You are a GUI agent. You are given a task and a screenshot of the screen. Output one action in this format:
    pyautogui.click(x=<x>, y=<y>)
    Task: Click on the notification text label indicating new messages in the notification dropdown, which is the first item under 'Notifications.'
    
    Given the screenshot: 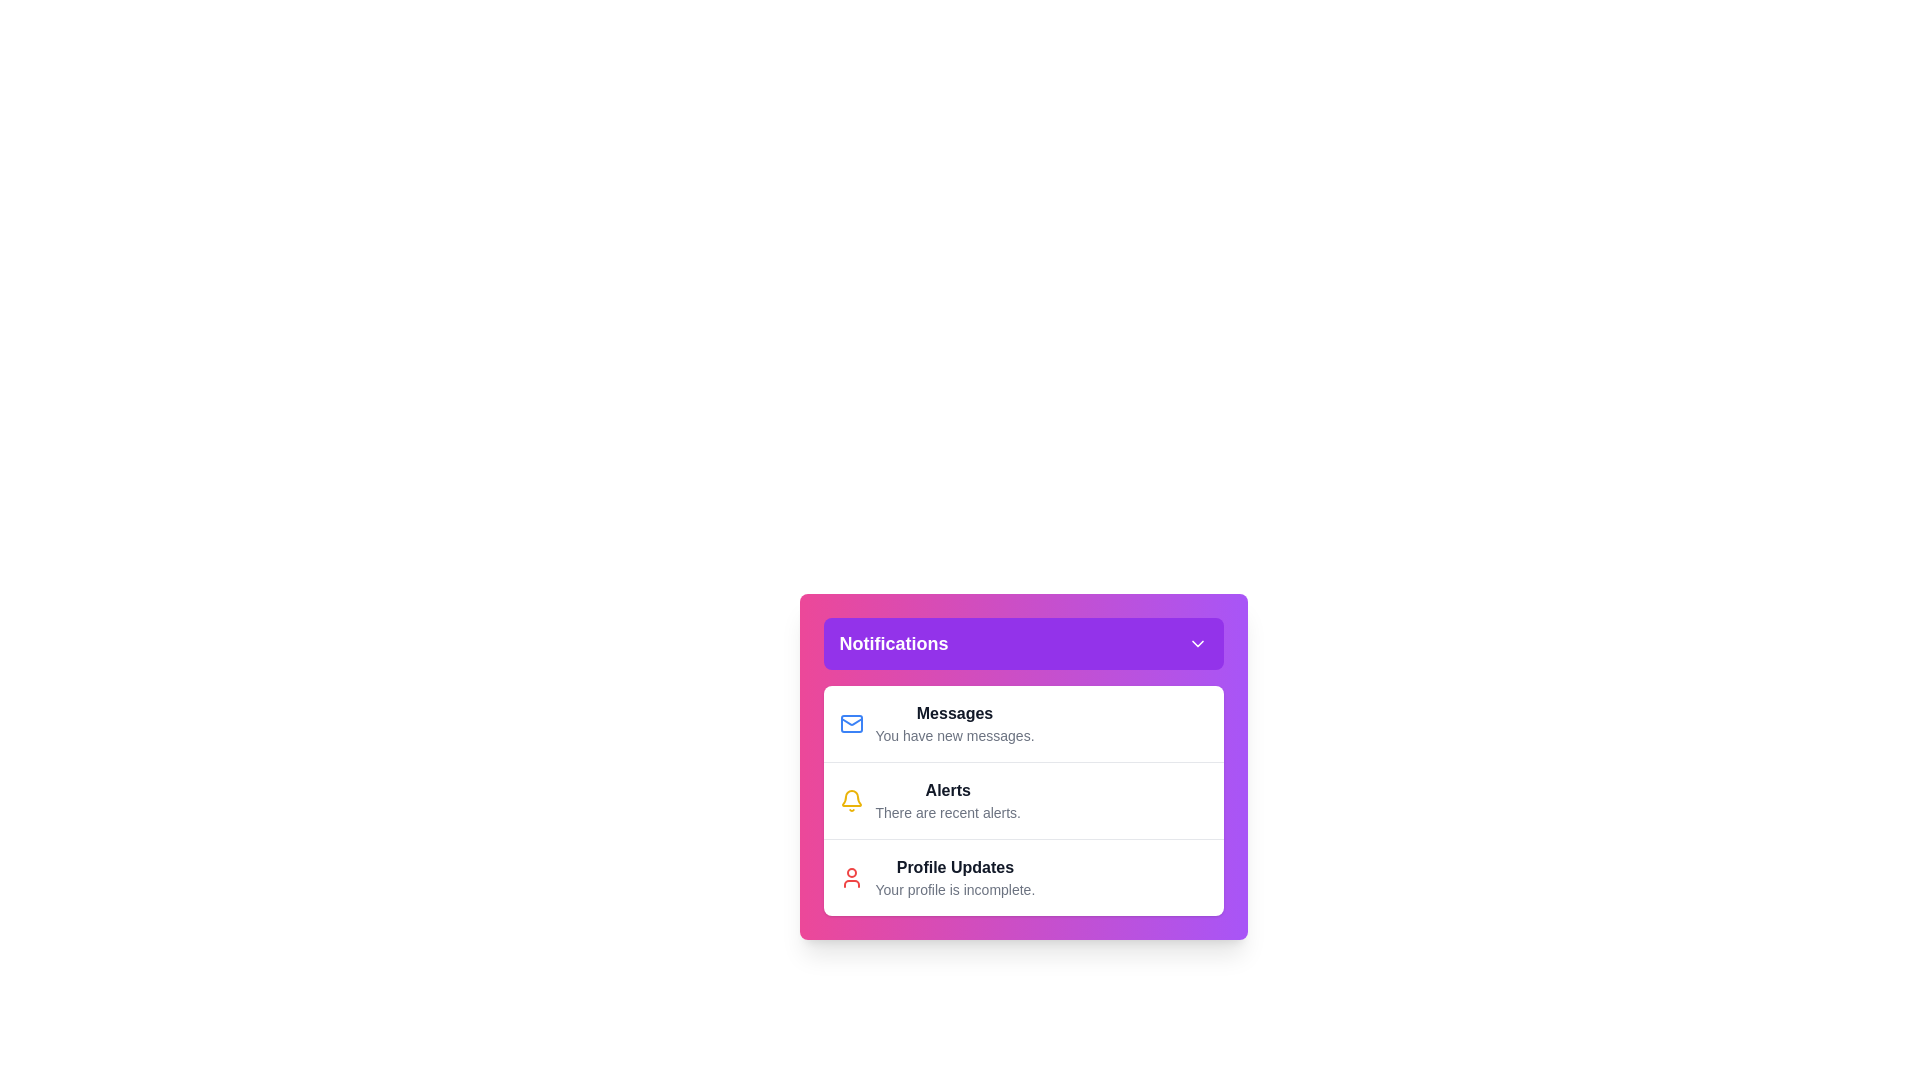 What is the action you would take?
    pyautogui.click(x=954, y=724)
    